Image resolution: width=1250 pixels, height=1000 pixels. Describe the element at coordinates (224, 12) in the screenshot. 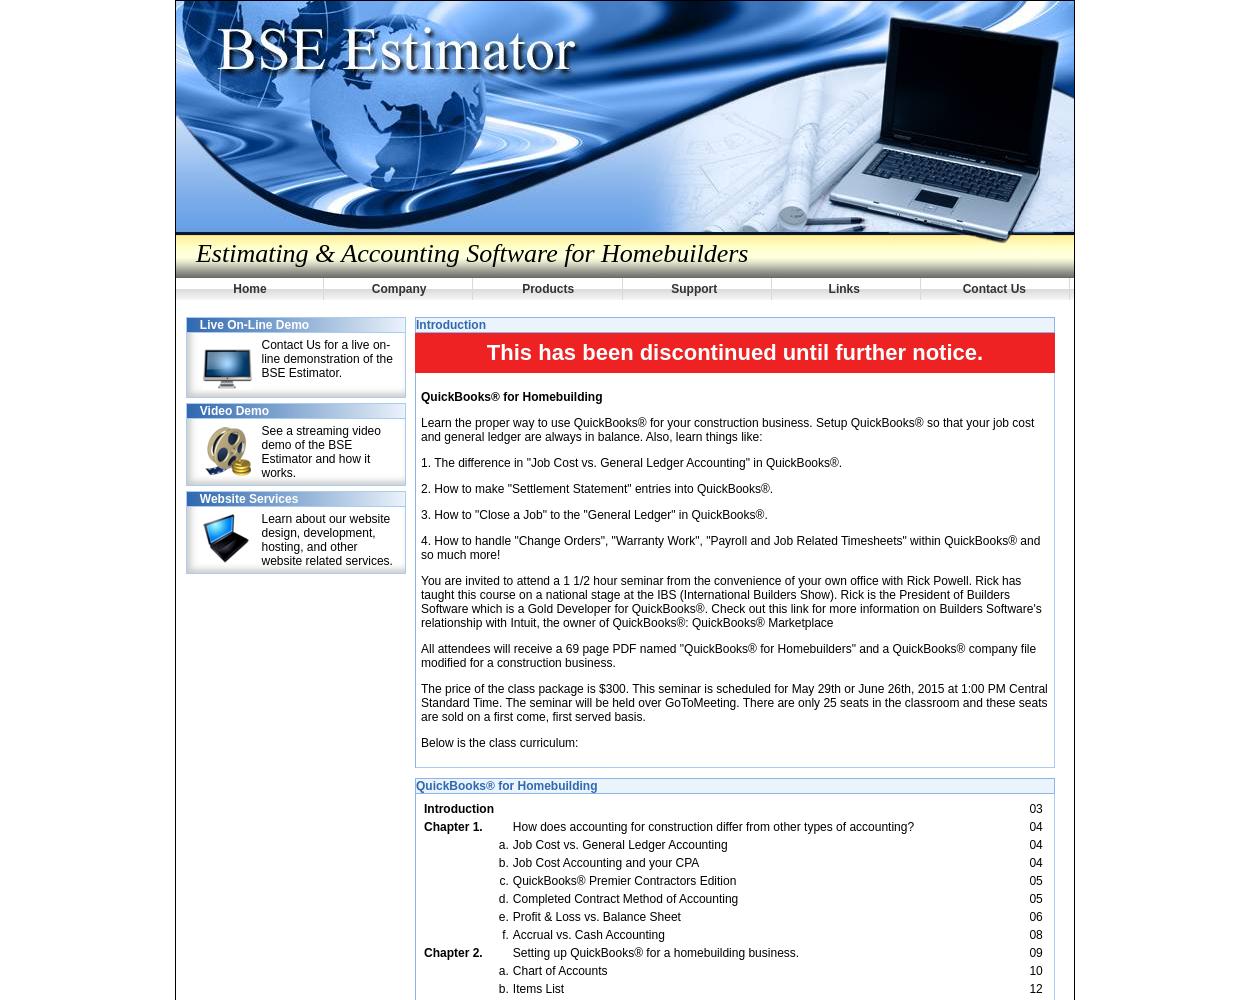

I see `'Corporate'` at that location.